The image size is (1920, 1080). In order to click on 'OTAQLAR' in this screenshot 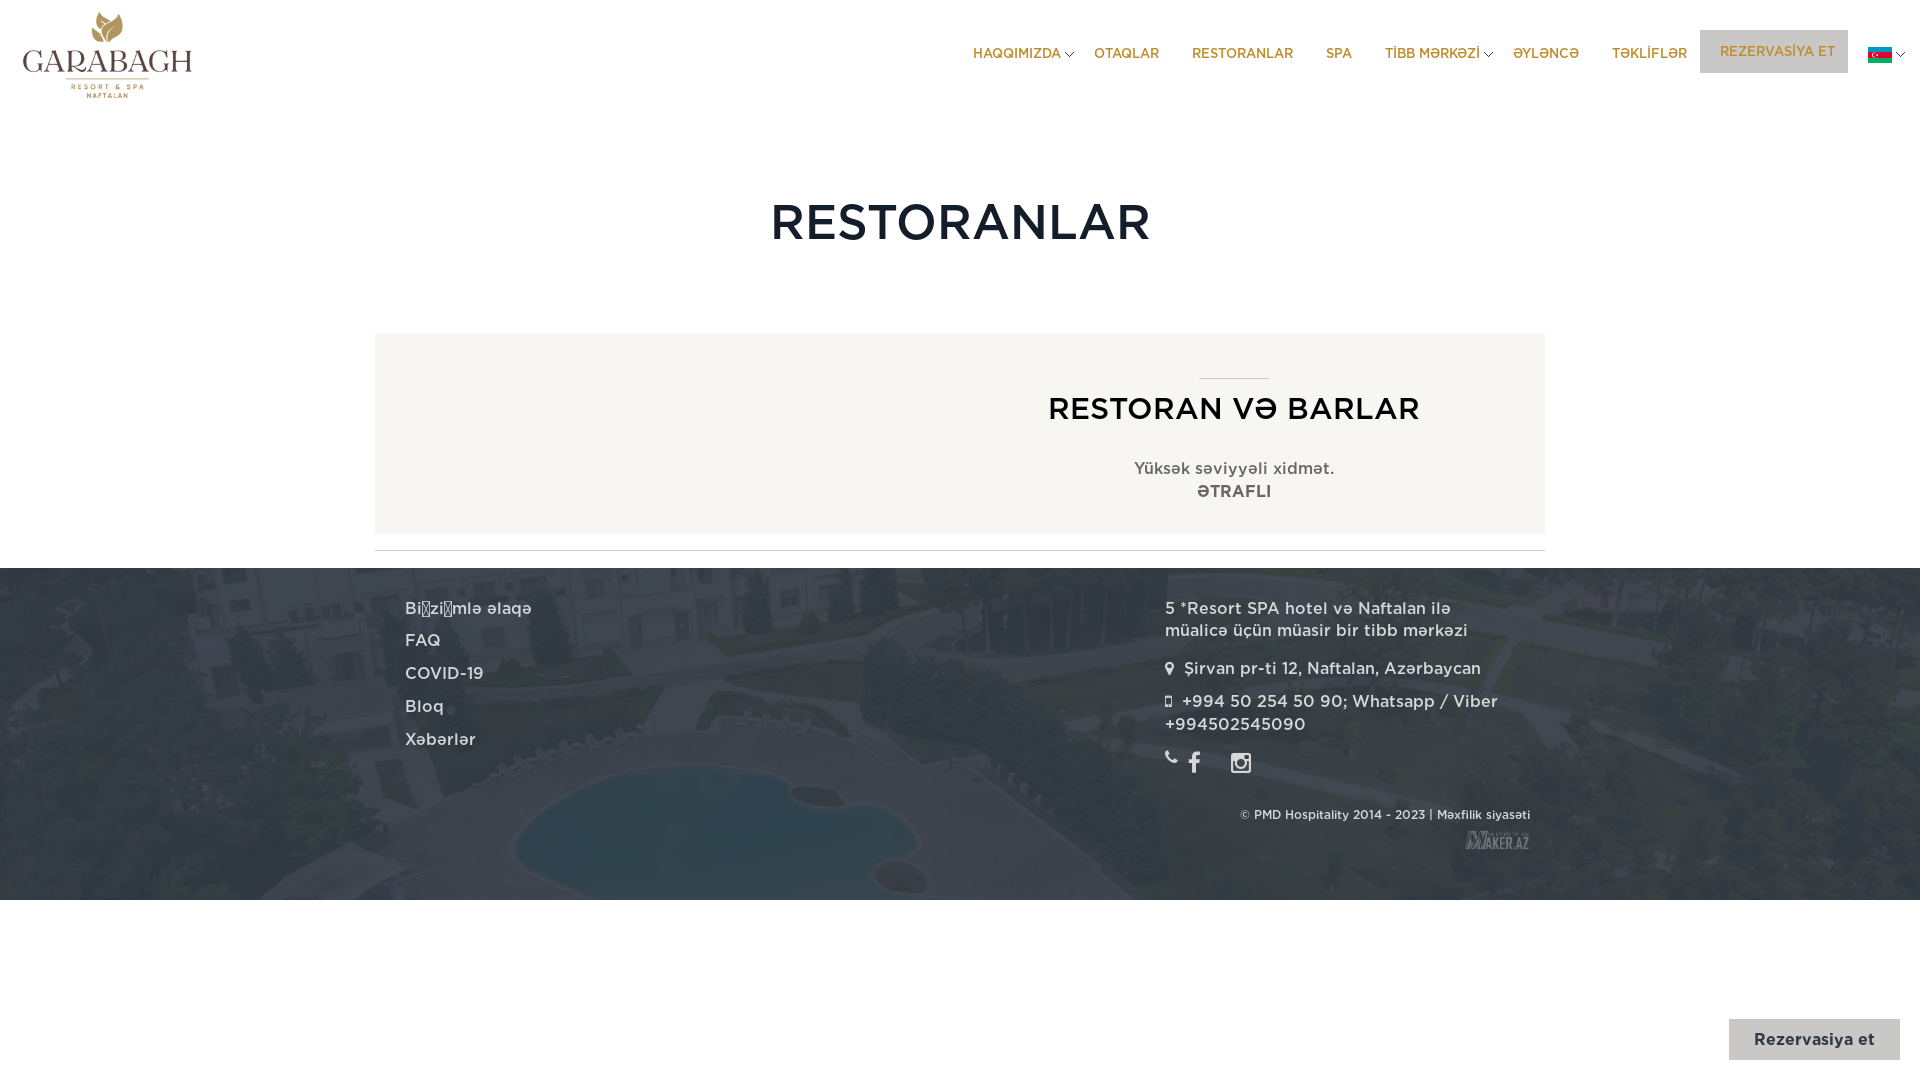, I will do `click(1123, 53)`.